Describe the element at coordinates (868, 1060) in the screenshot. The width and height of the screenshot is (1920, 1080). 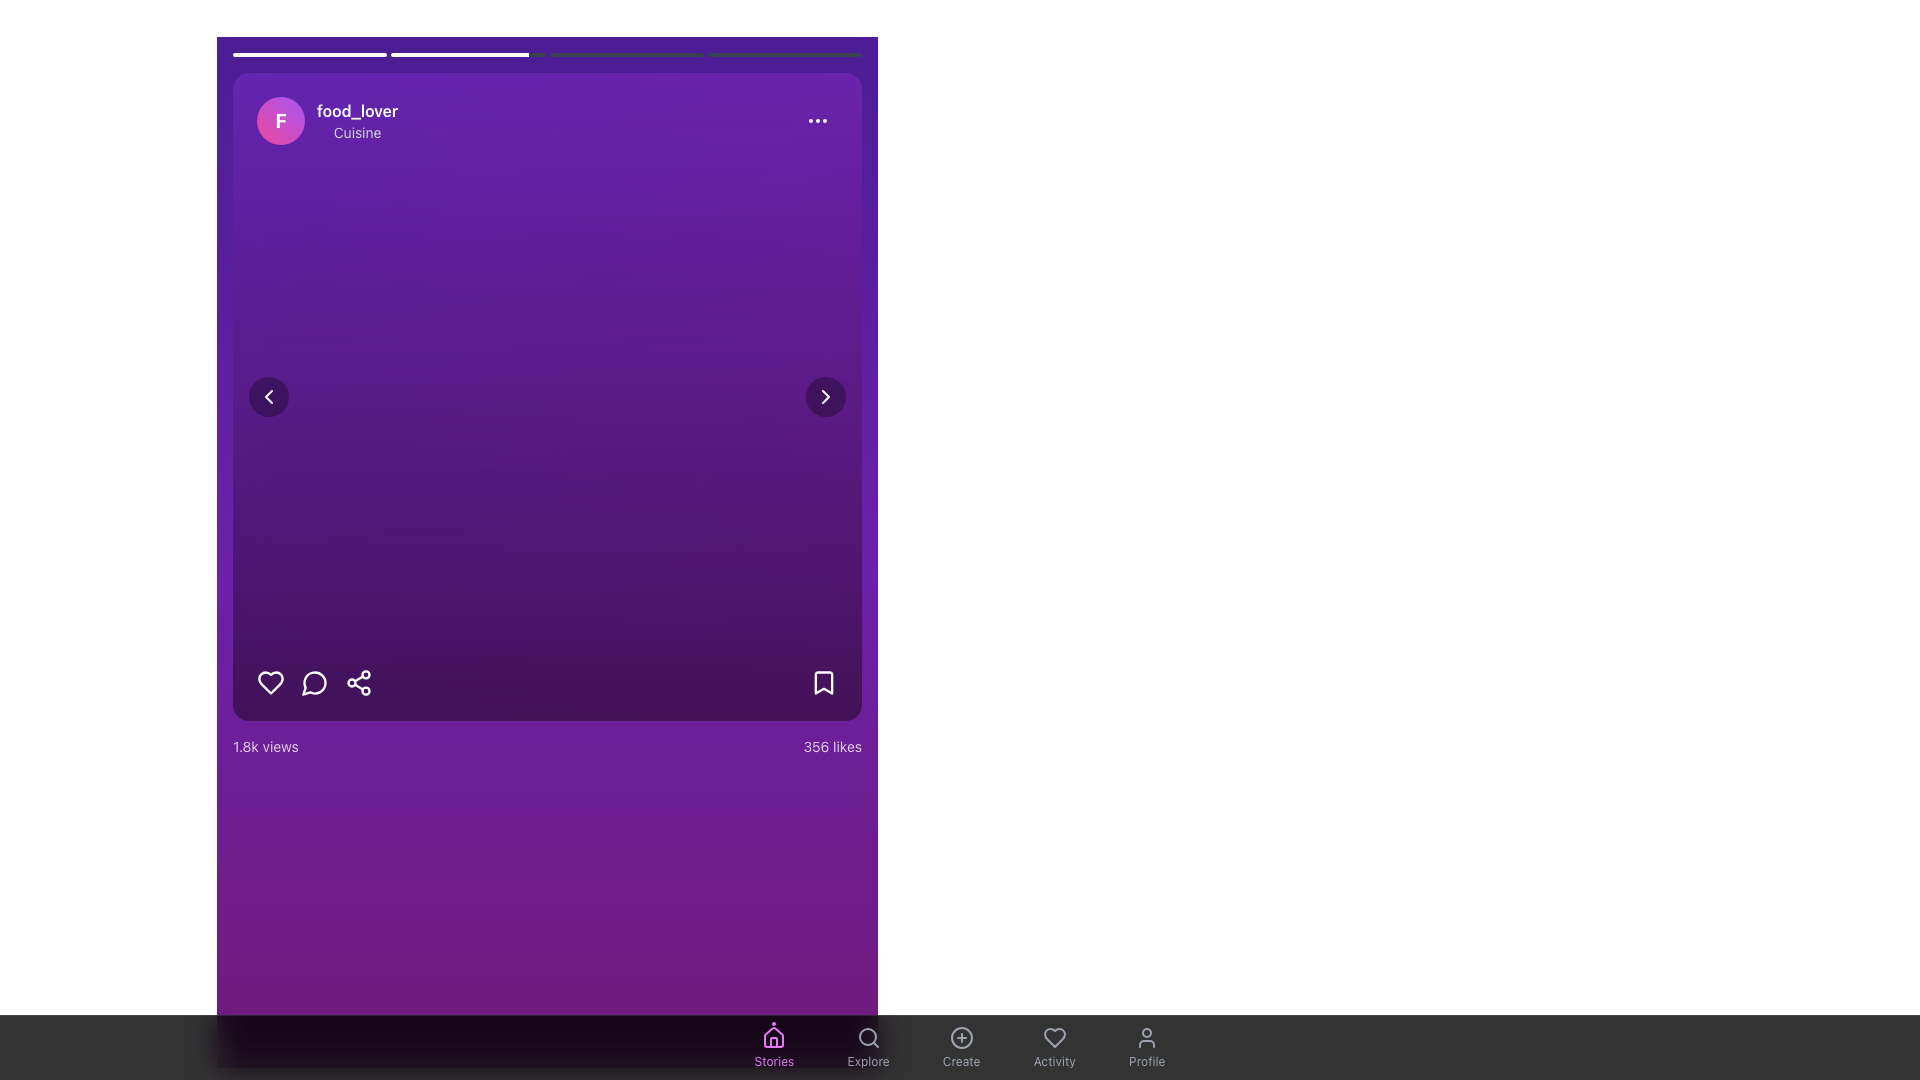
I see `the small-sized text label displaying 'Explore' in lowercase letters, which transitions from gray to fuchsia when hovered, located at the bottom of the user interface in the navigation bar` at that location.